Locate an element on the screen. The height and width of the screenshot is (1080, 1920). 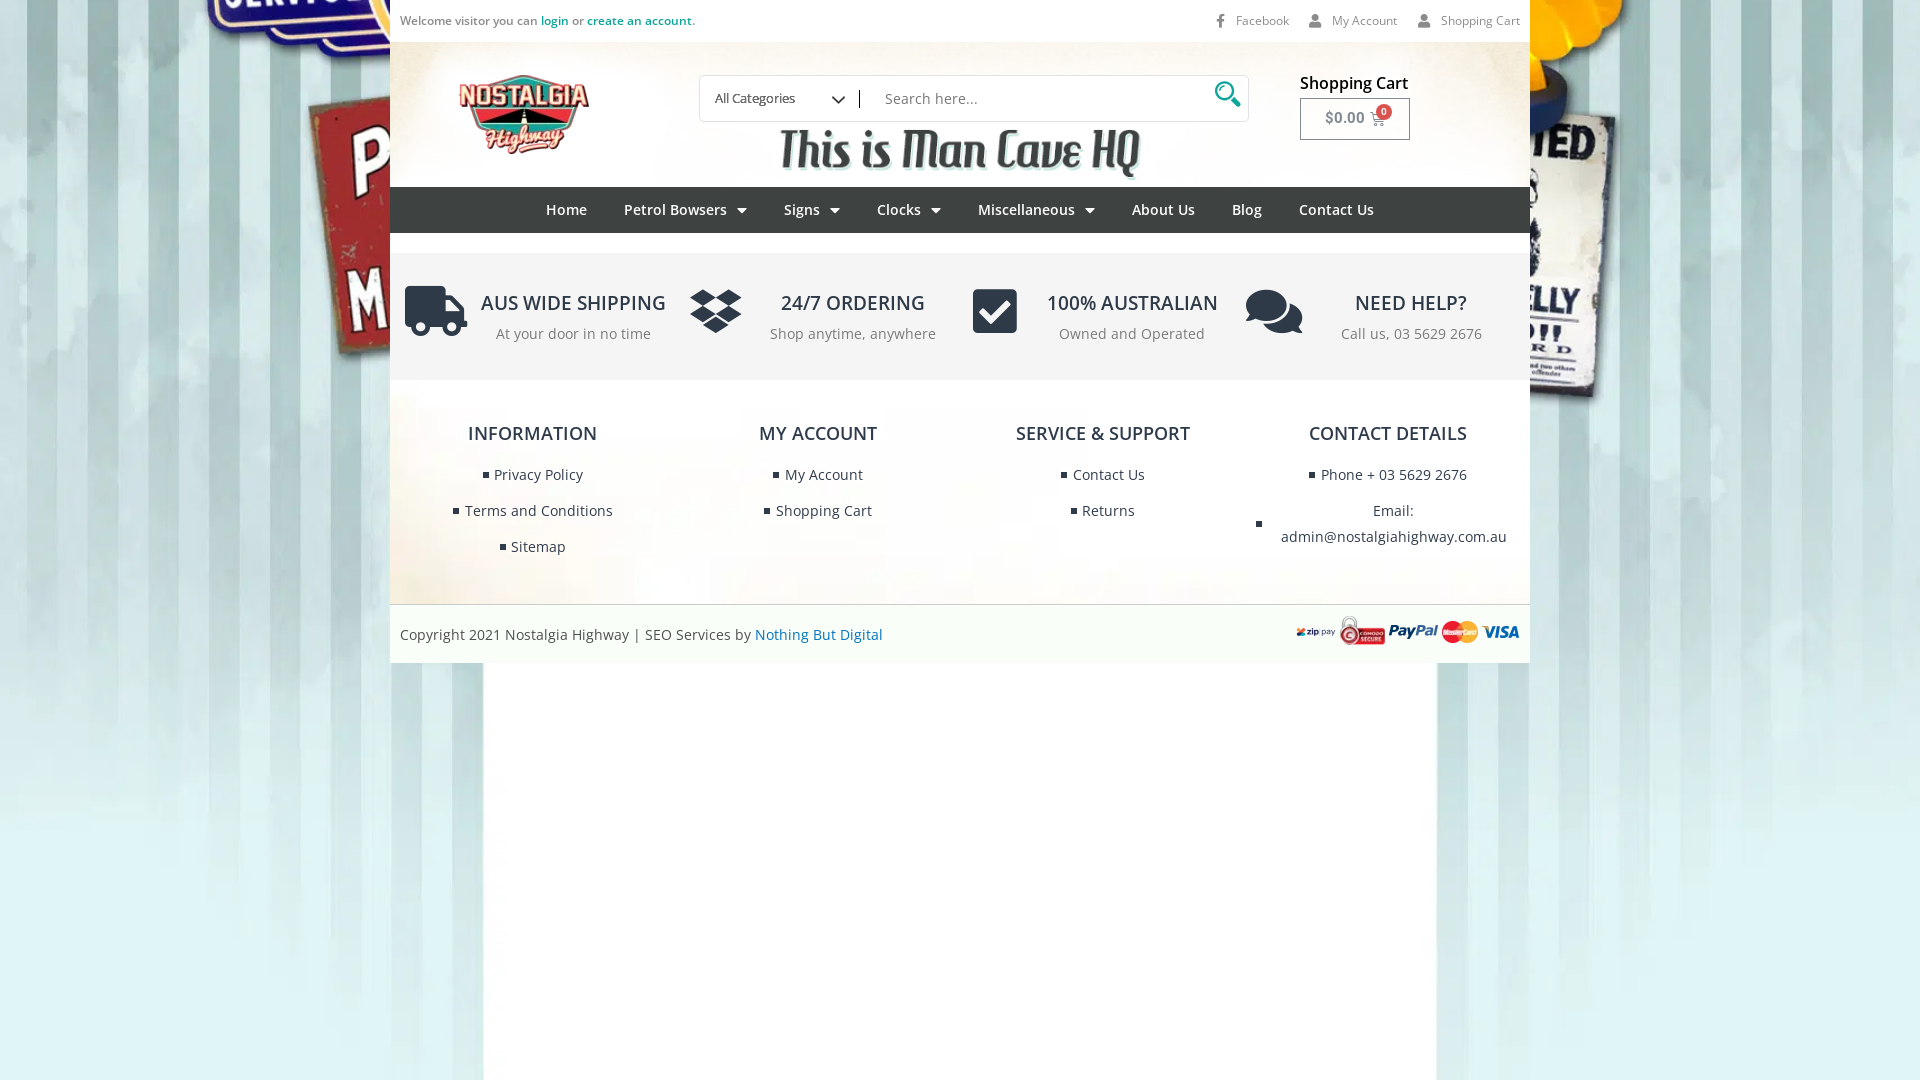
'About Us' is located at coordinates (1163, 209).